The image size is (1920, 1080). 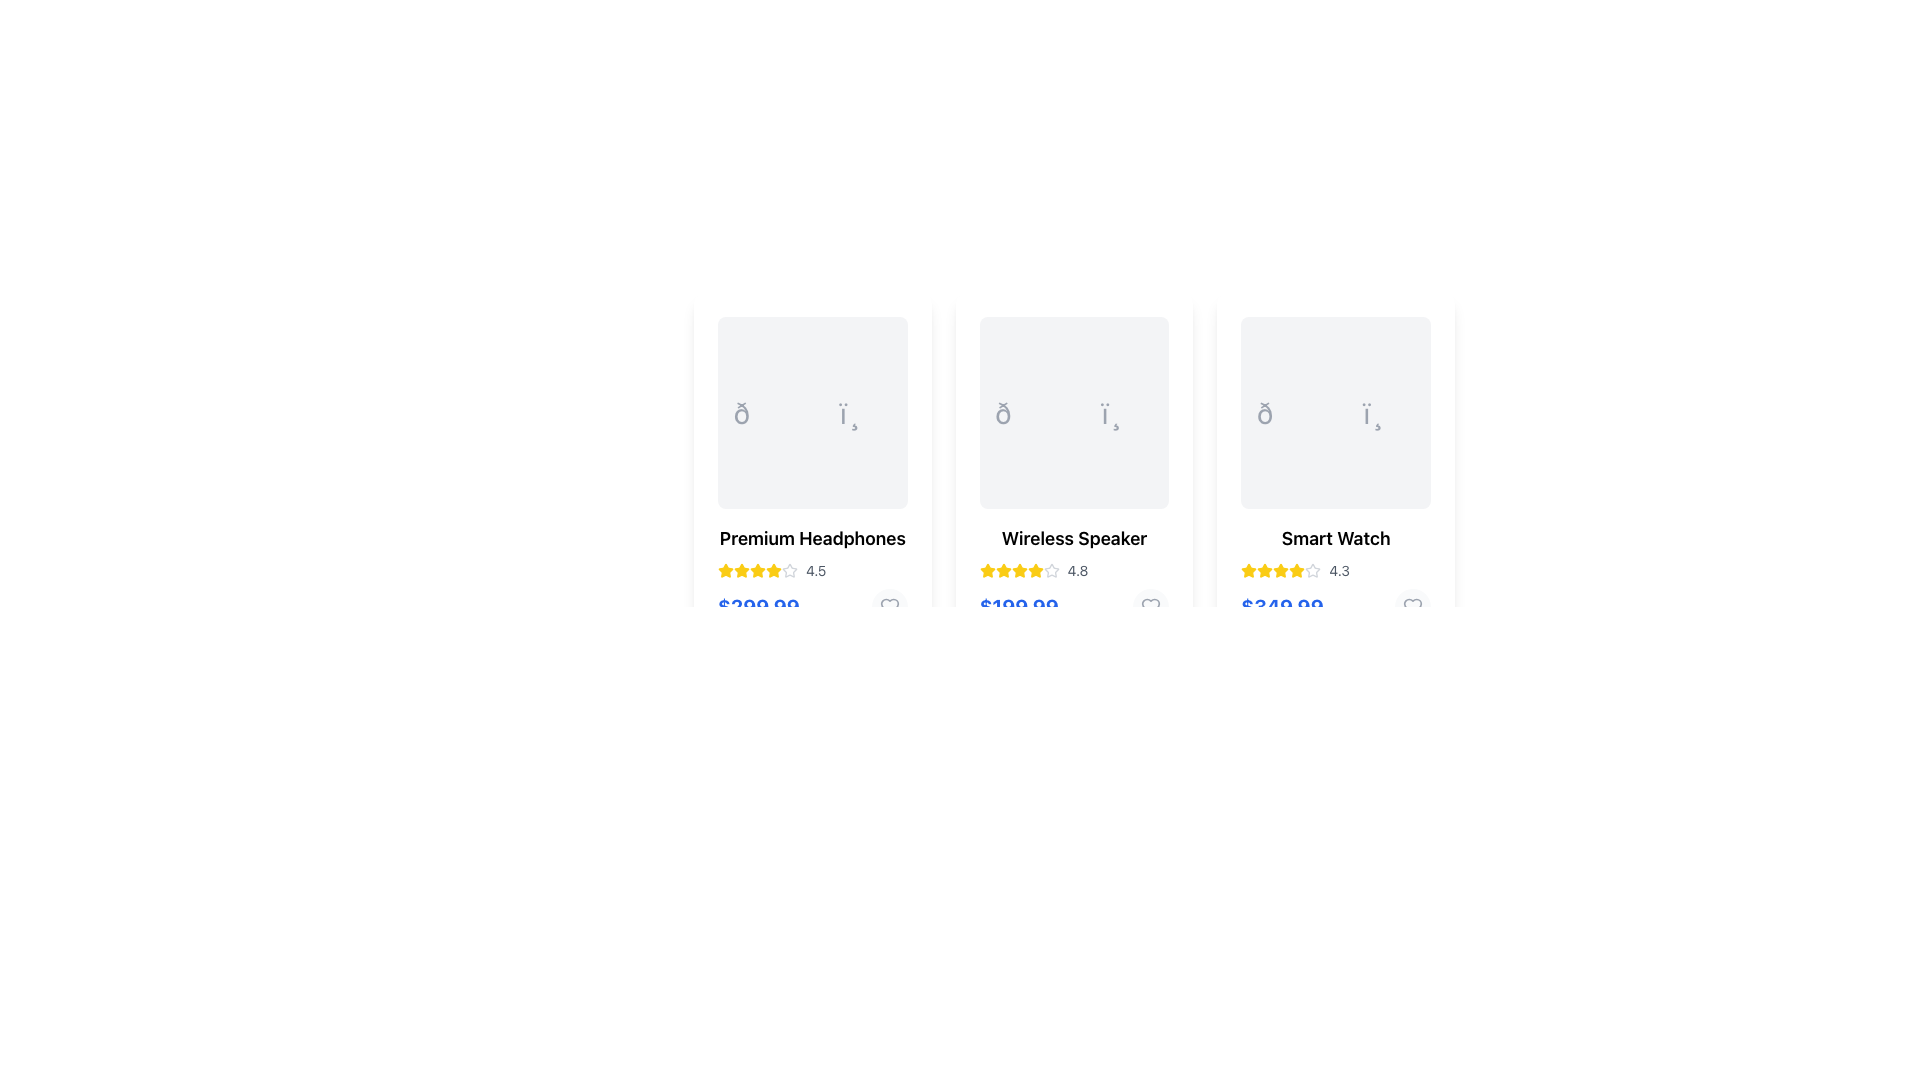 What do you see at coordinates (1313, 570) in the screenshot?
I see `the fifth star icon in the rating system below the 'Smart Watch' title and above the product price` at bounding box center [1313, 570].